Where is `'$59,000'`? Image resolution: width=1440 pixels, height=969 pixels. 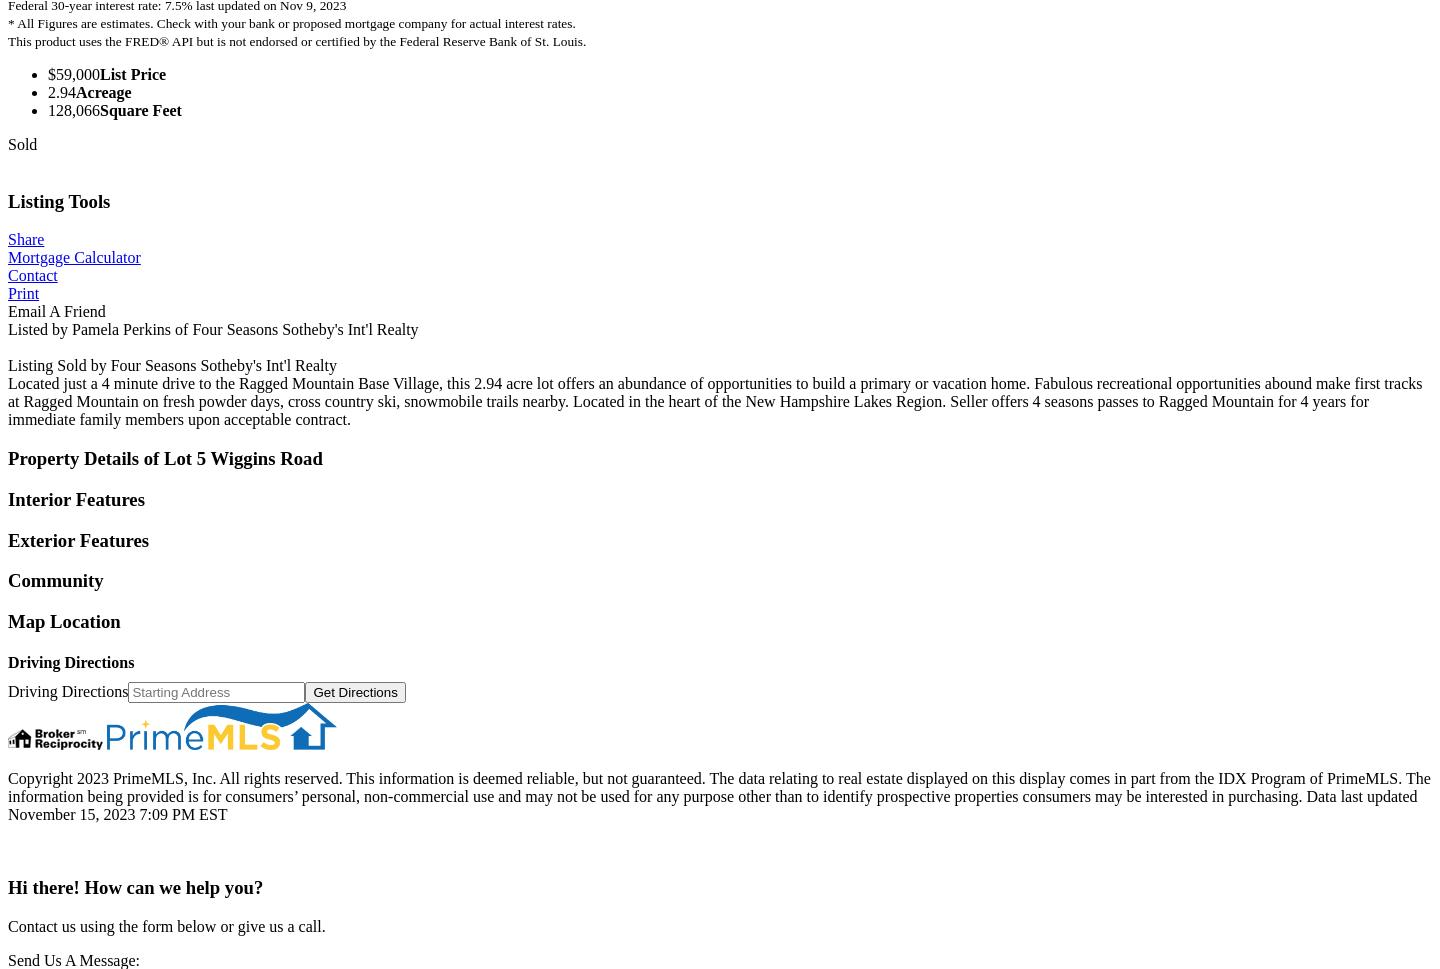
'$59,000' is located at coordinates (74, 73).